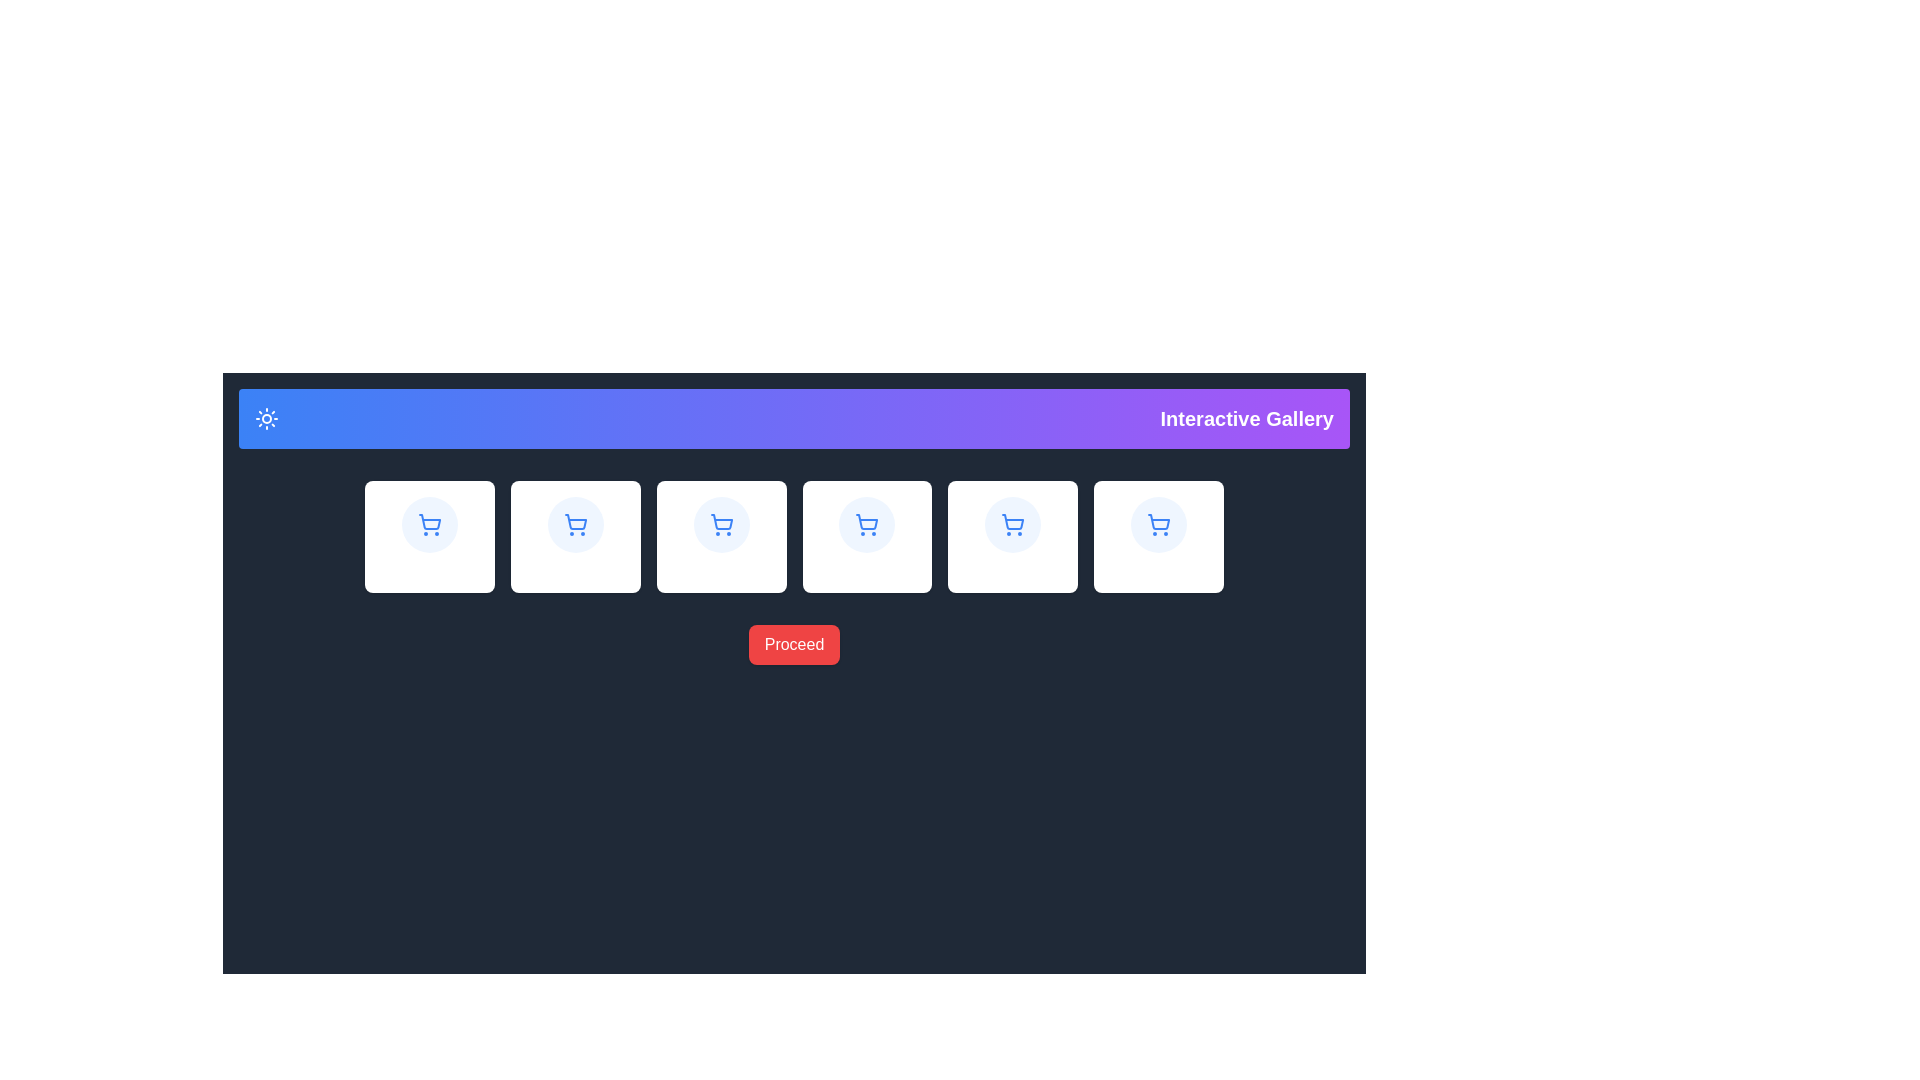 The width and height of the screenshot is (1920, 1080). Describe the element at coordinates (1013, 523) in the screenshot. I see `the circular icon with a blue background featuring a shopping cart symbol located in the card labeled 'Moon', which is the fifth card from the left` at that location.